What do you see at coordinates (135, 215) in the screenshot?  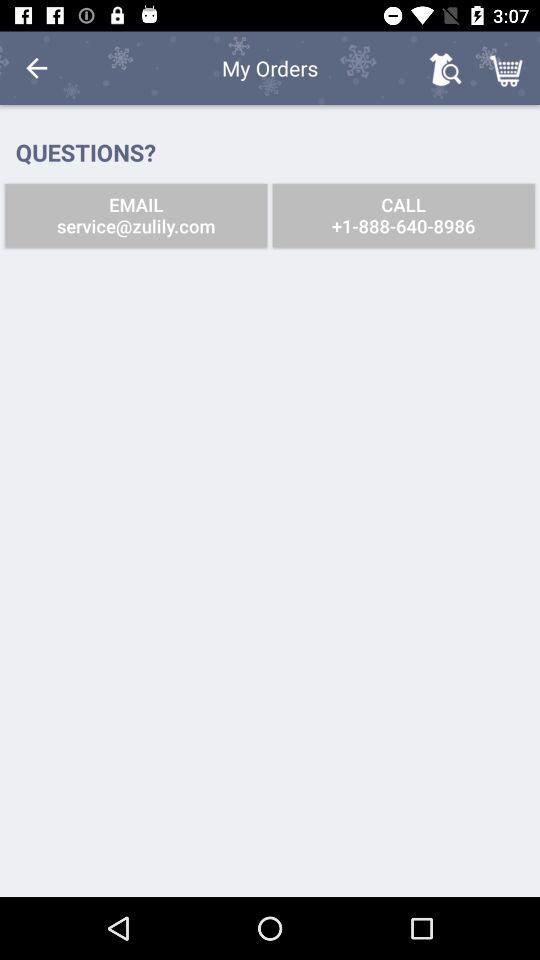 I see `the email service zulily` at bounding box center [135, 215].